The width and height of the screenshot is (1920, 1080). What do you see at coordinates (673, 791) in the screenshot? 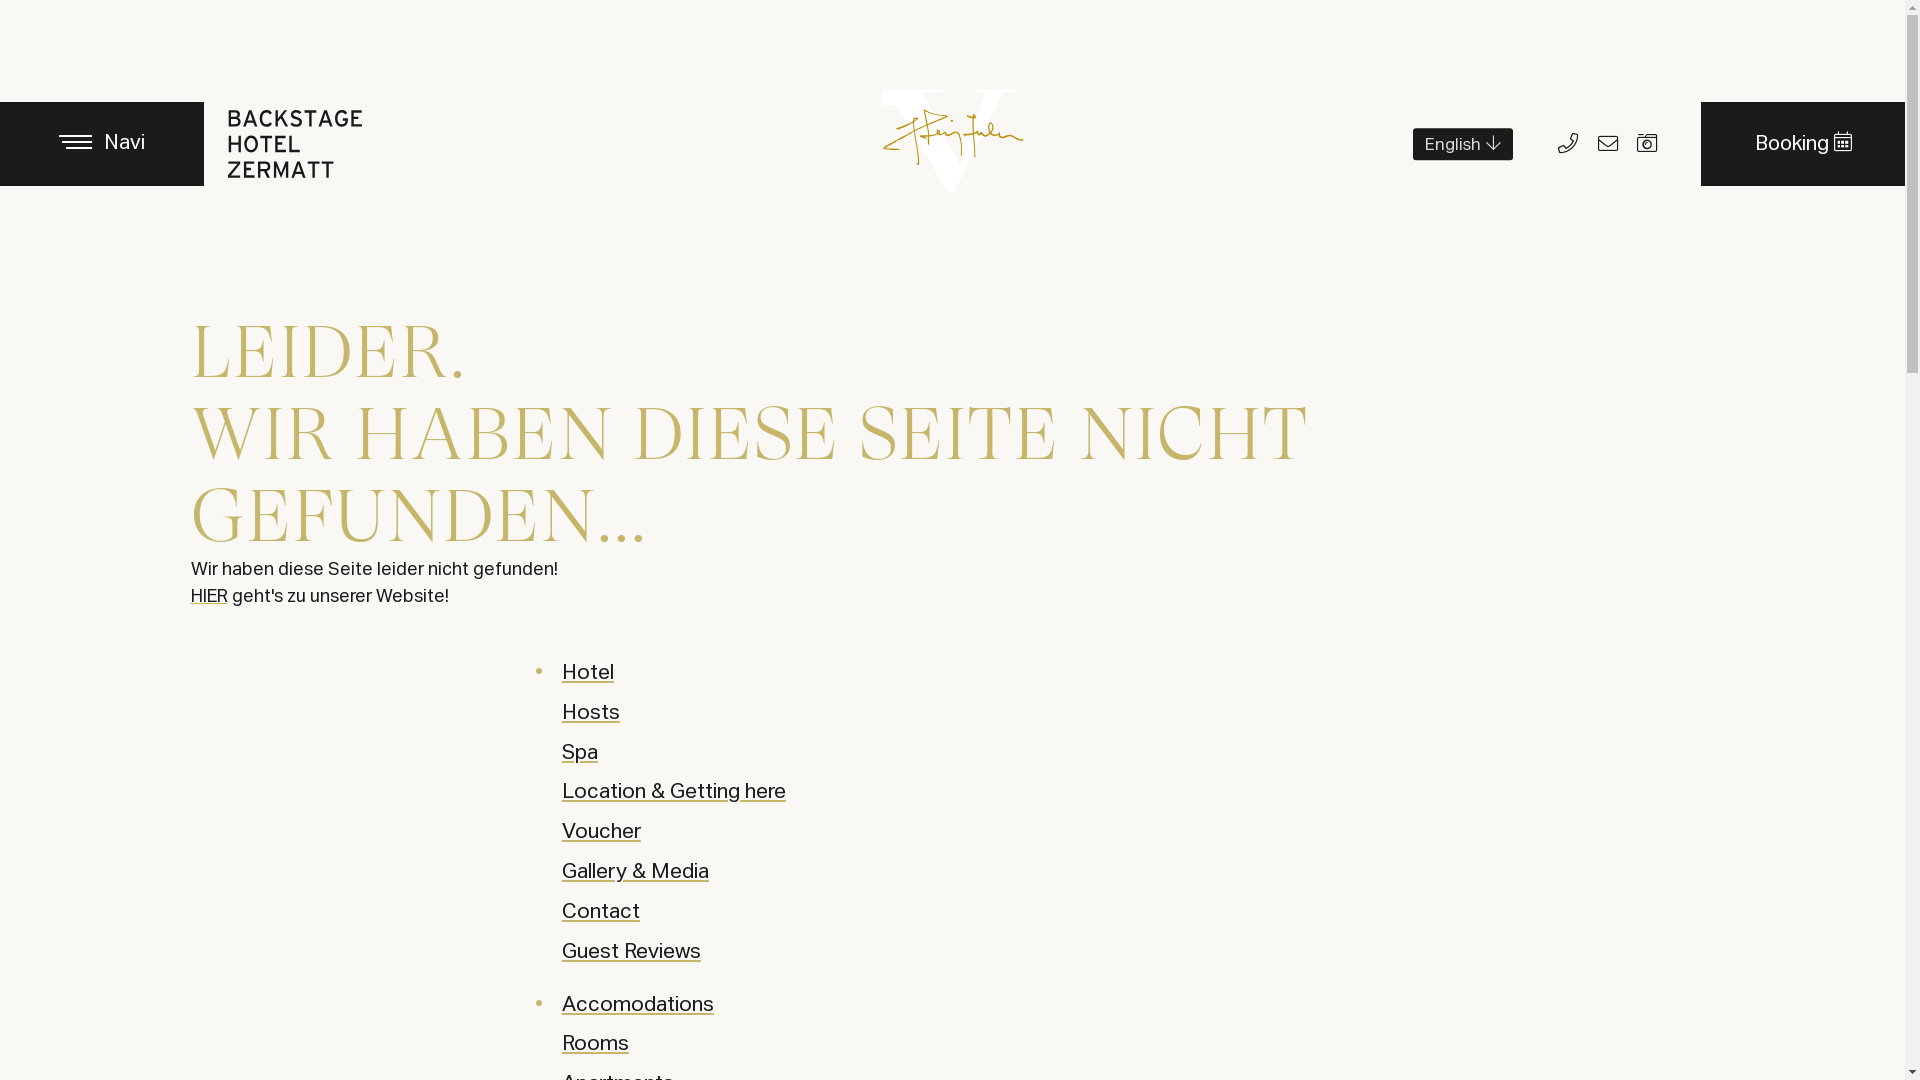
I see `'Location & Getting here'` at bounding box center [673, 791].